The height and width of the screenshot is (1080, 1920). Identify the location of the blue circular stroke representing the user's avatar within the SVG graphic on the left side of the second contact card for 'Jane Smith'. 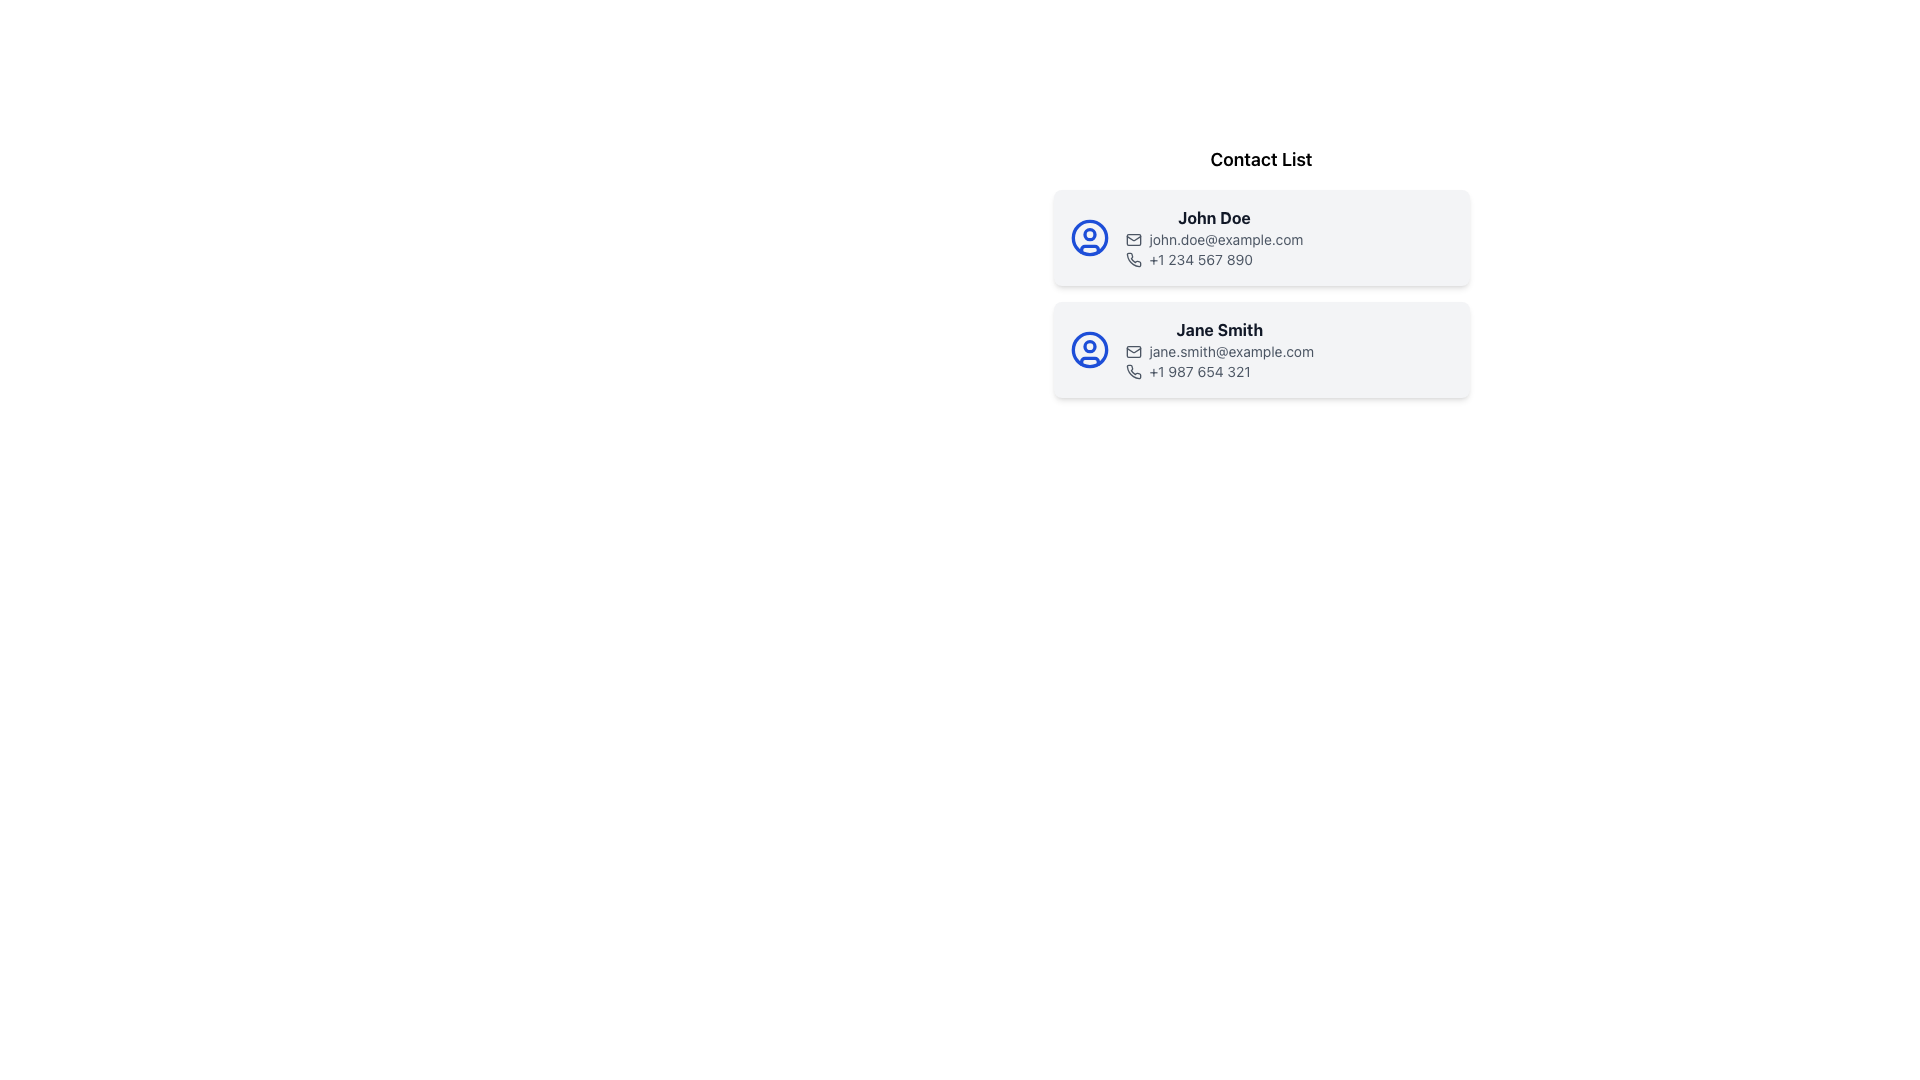
(1088, 349).